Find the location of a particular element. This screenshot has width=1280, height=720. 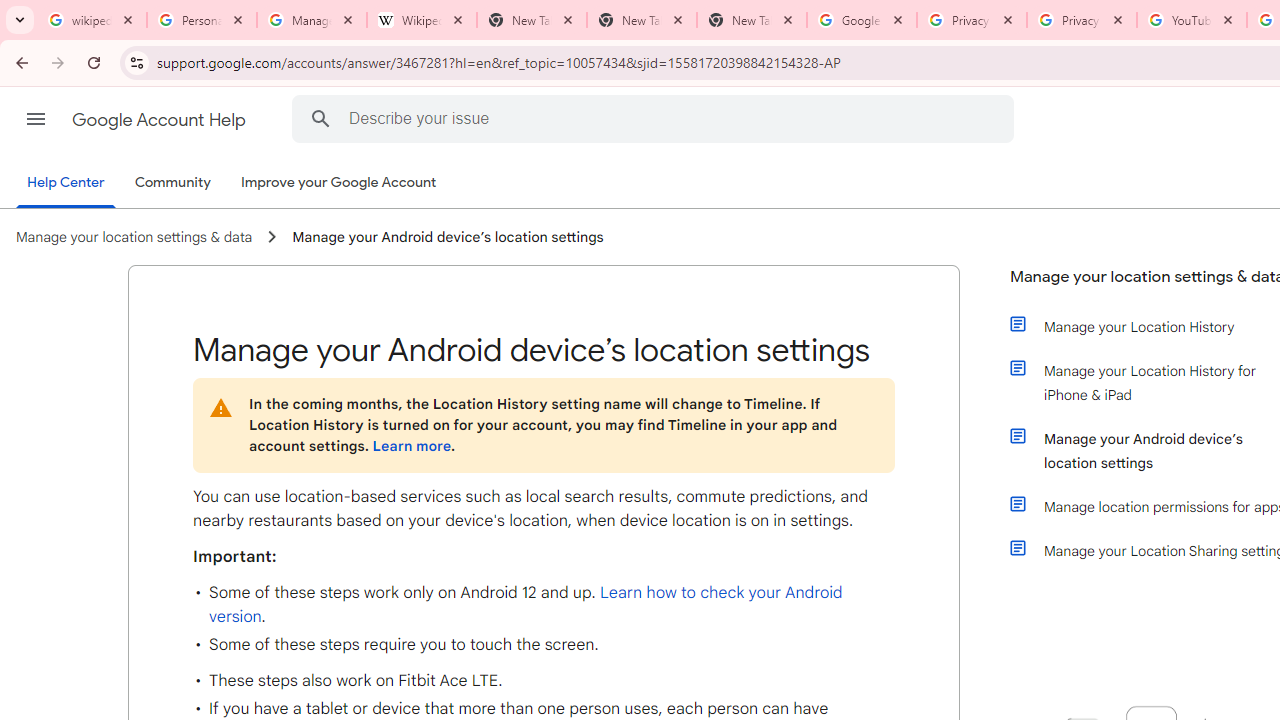

'Manage your location settings & data' is located at coordinates (133, 236).